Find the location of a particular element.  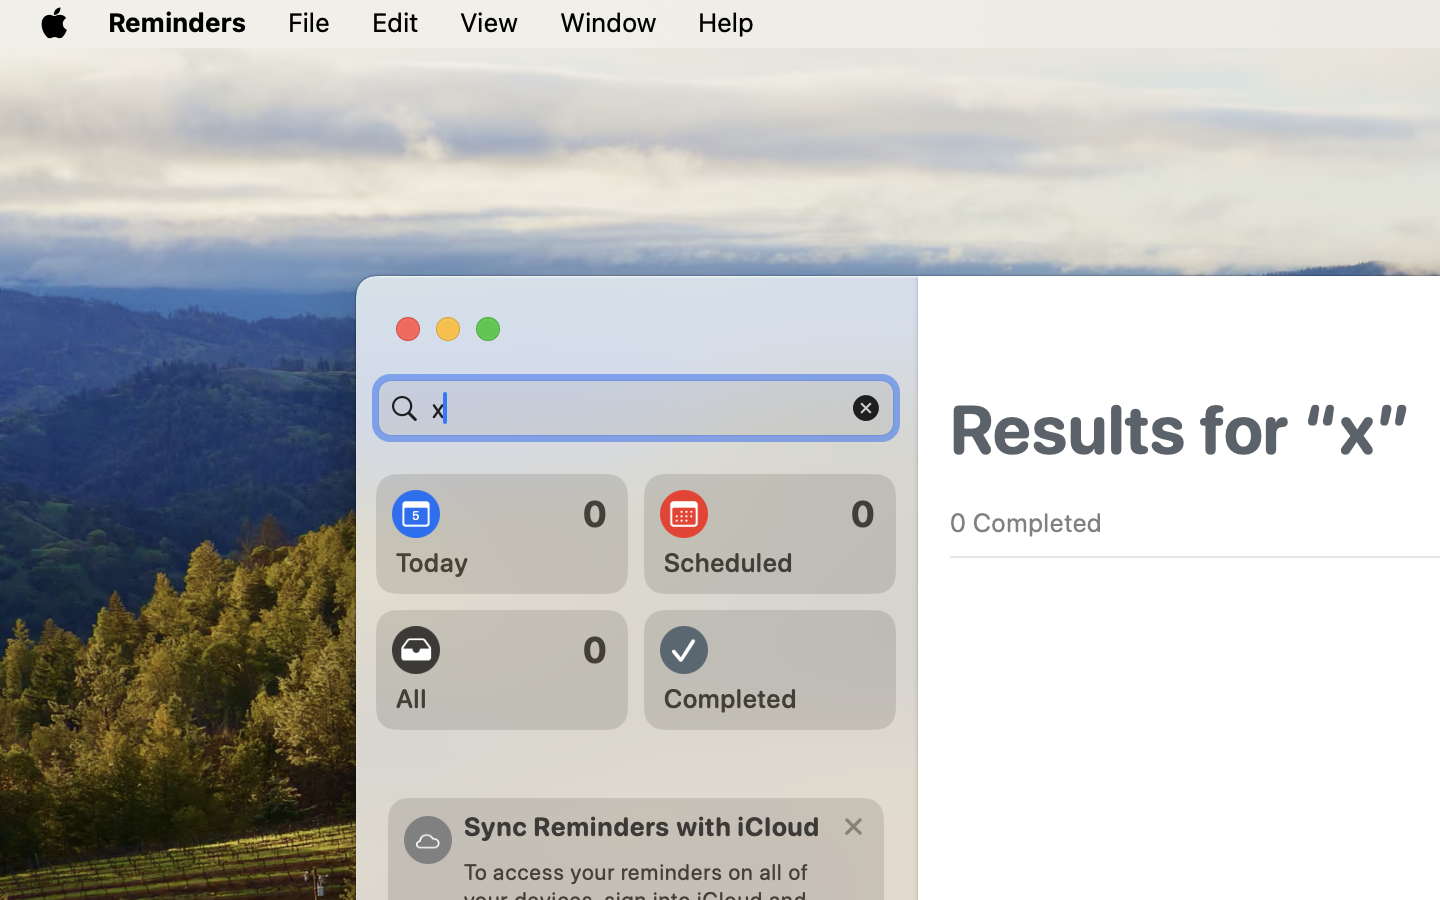

'Sync Reminders with iCloud' is located at coordinates (640, 826).